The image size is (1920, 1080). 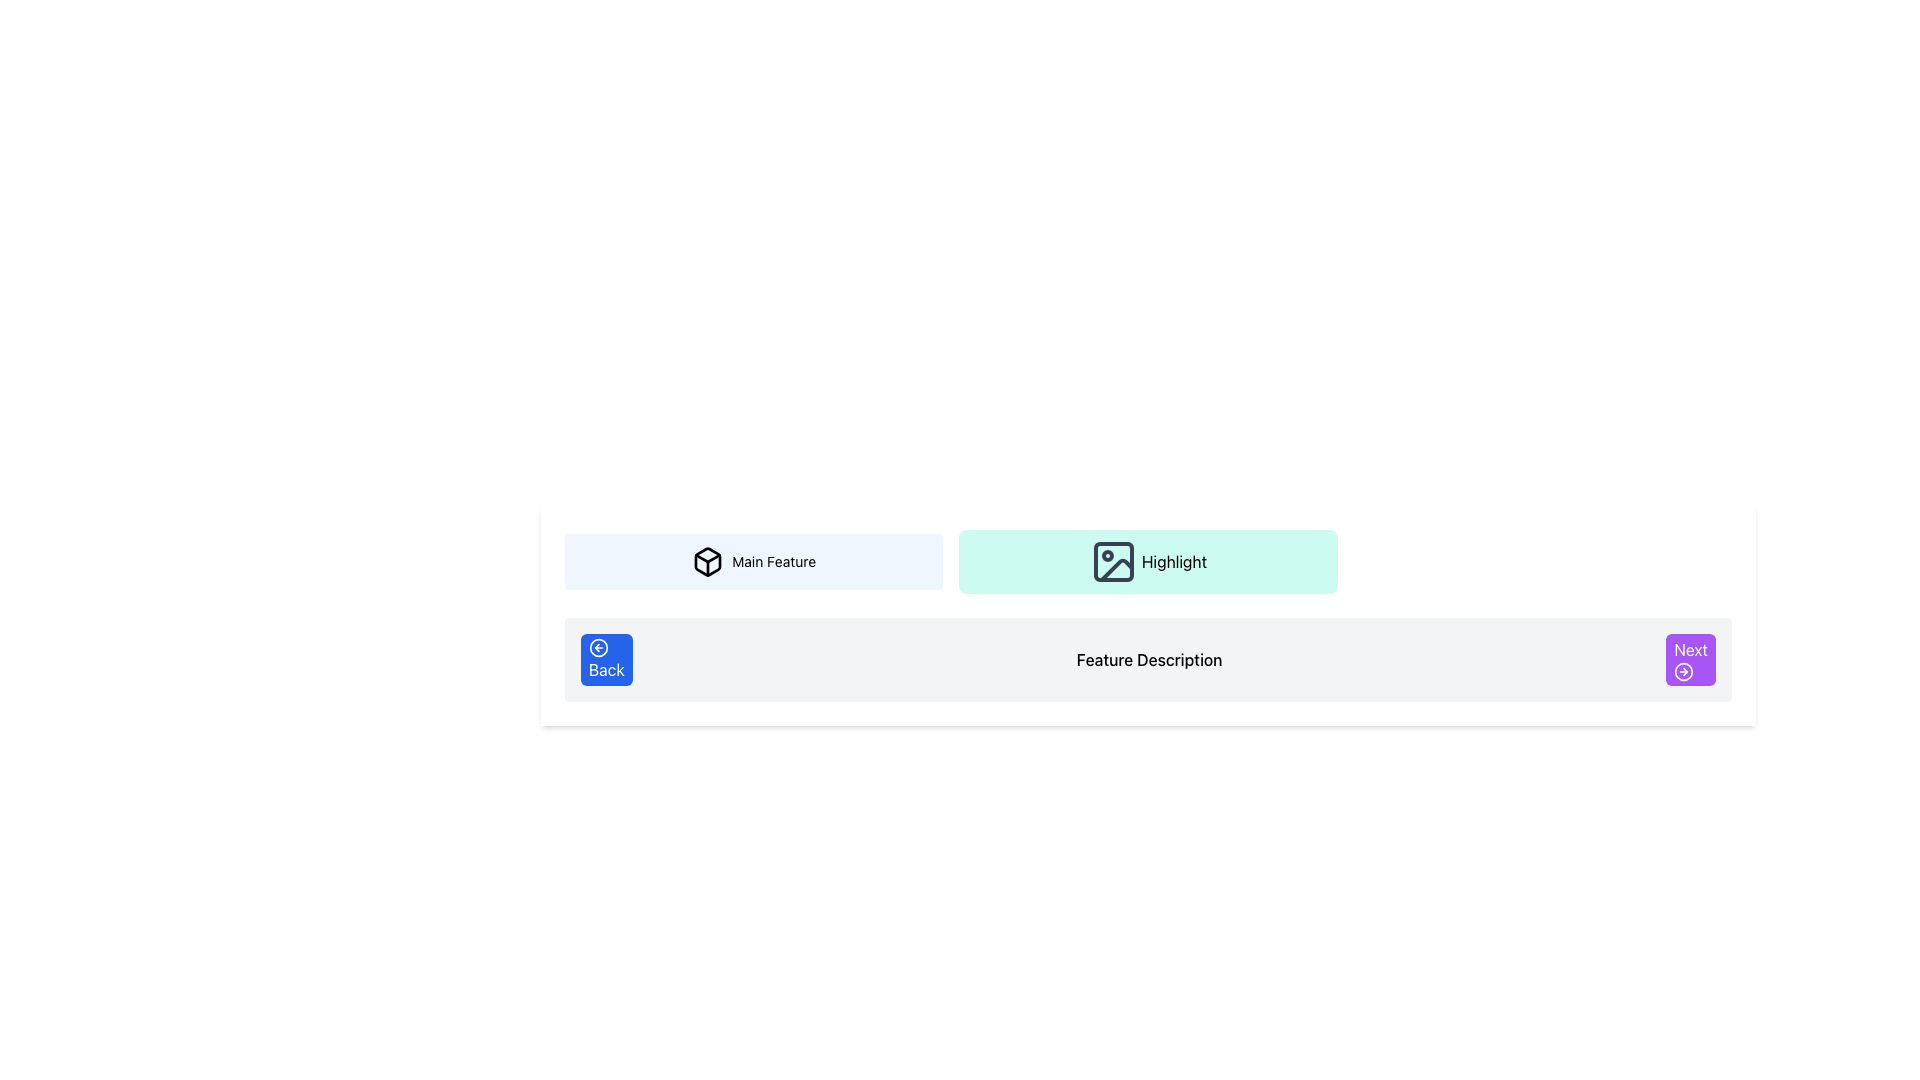 What do you see at coordinates (598, 648) in the screenshot?
I see `the circular outer border of the backward arrow icon located at the bottom left of the interface` at bounding box center [598, 648].